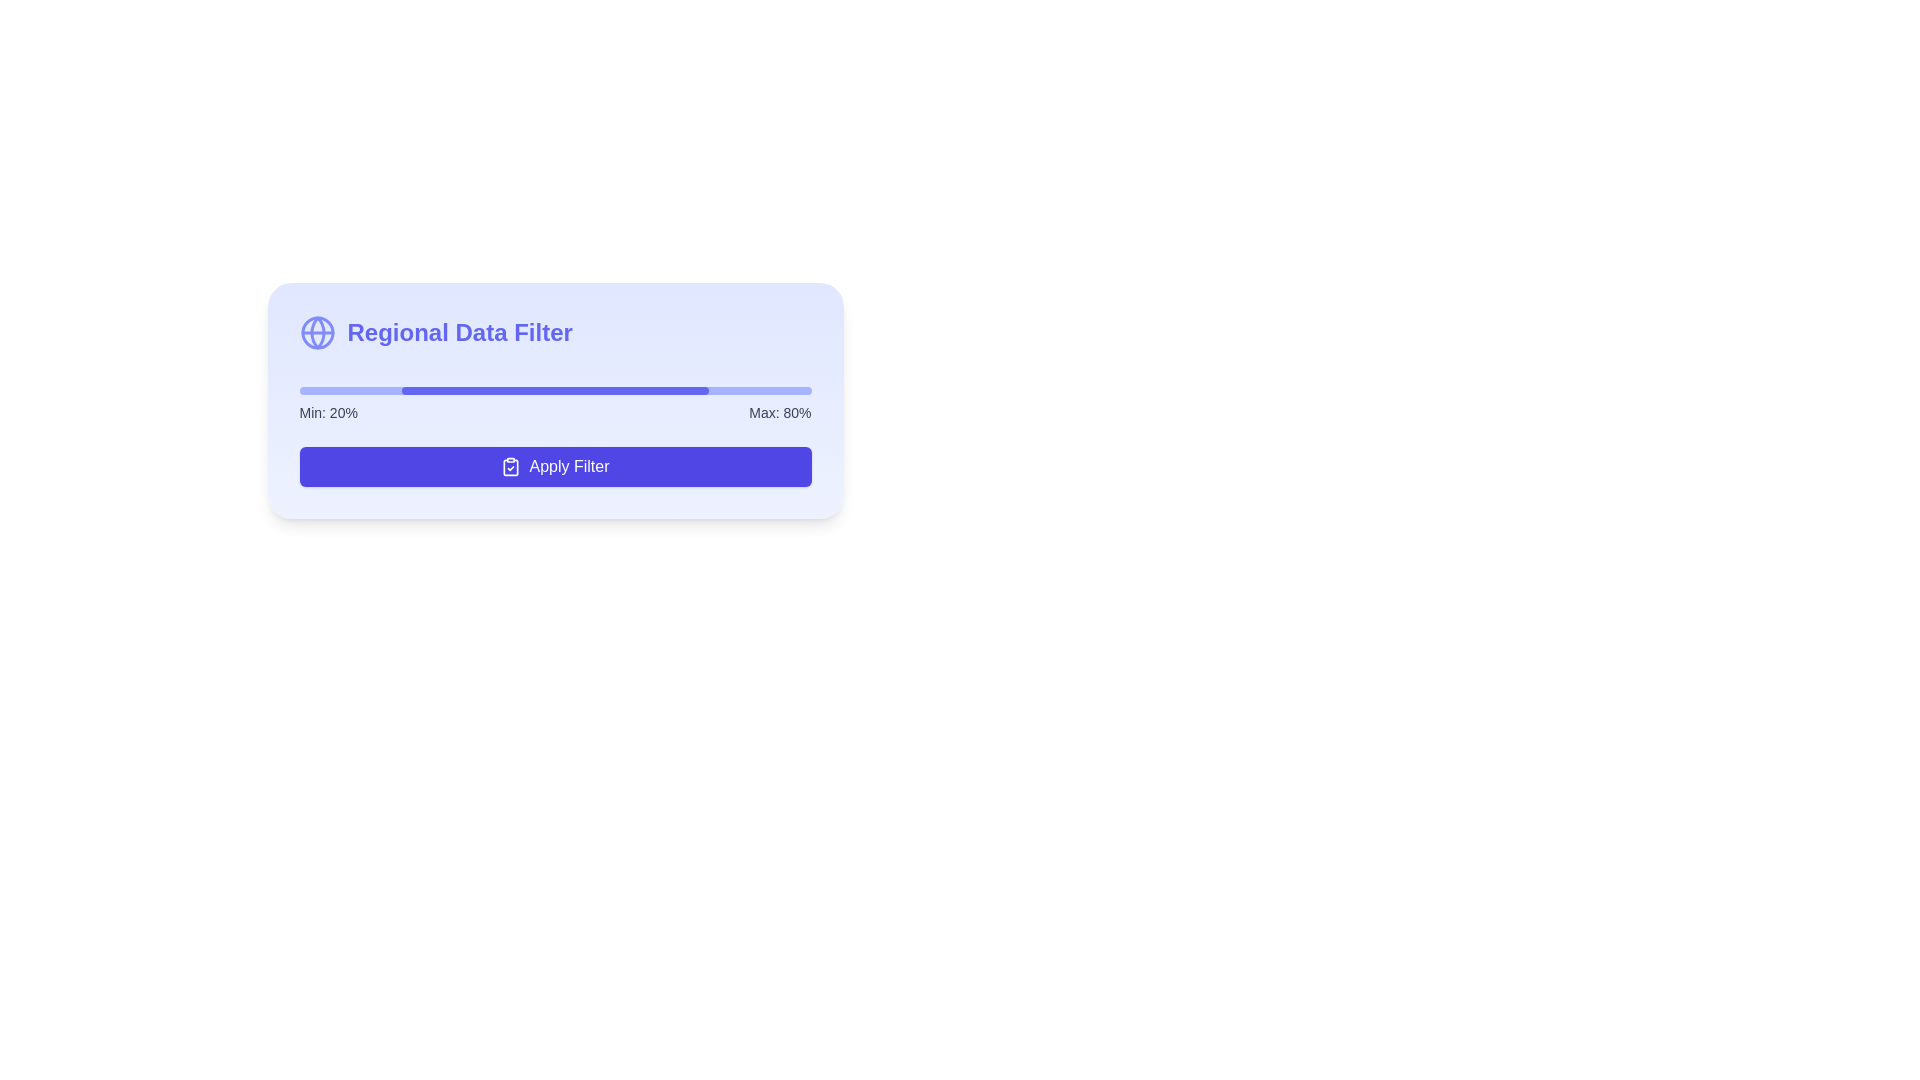  What do you see at coordinates (426, 386) in the screenshot?
I see `the slider` at bounding box center [426, 386].